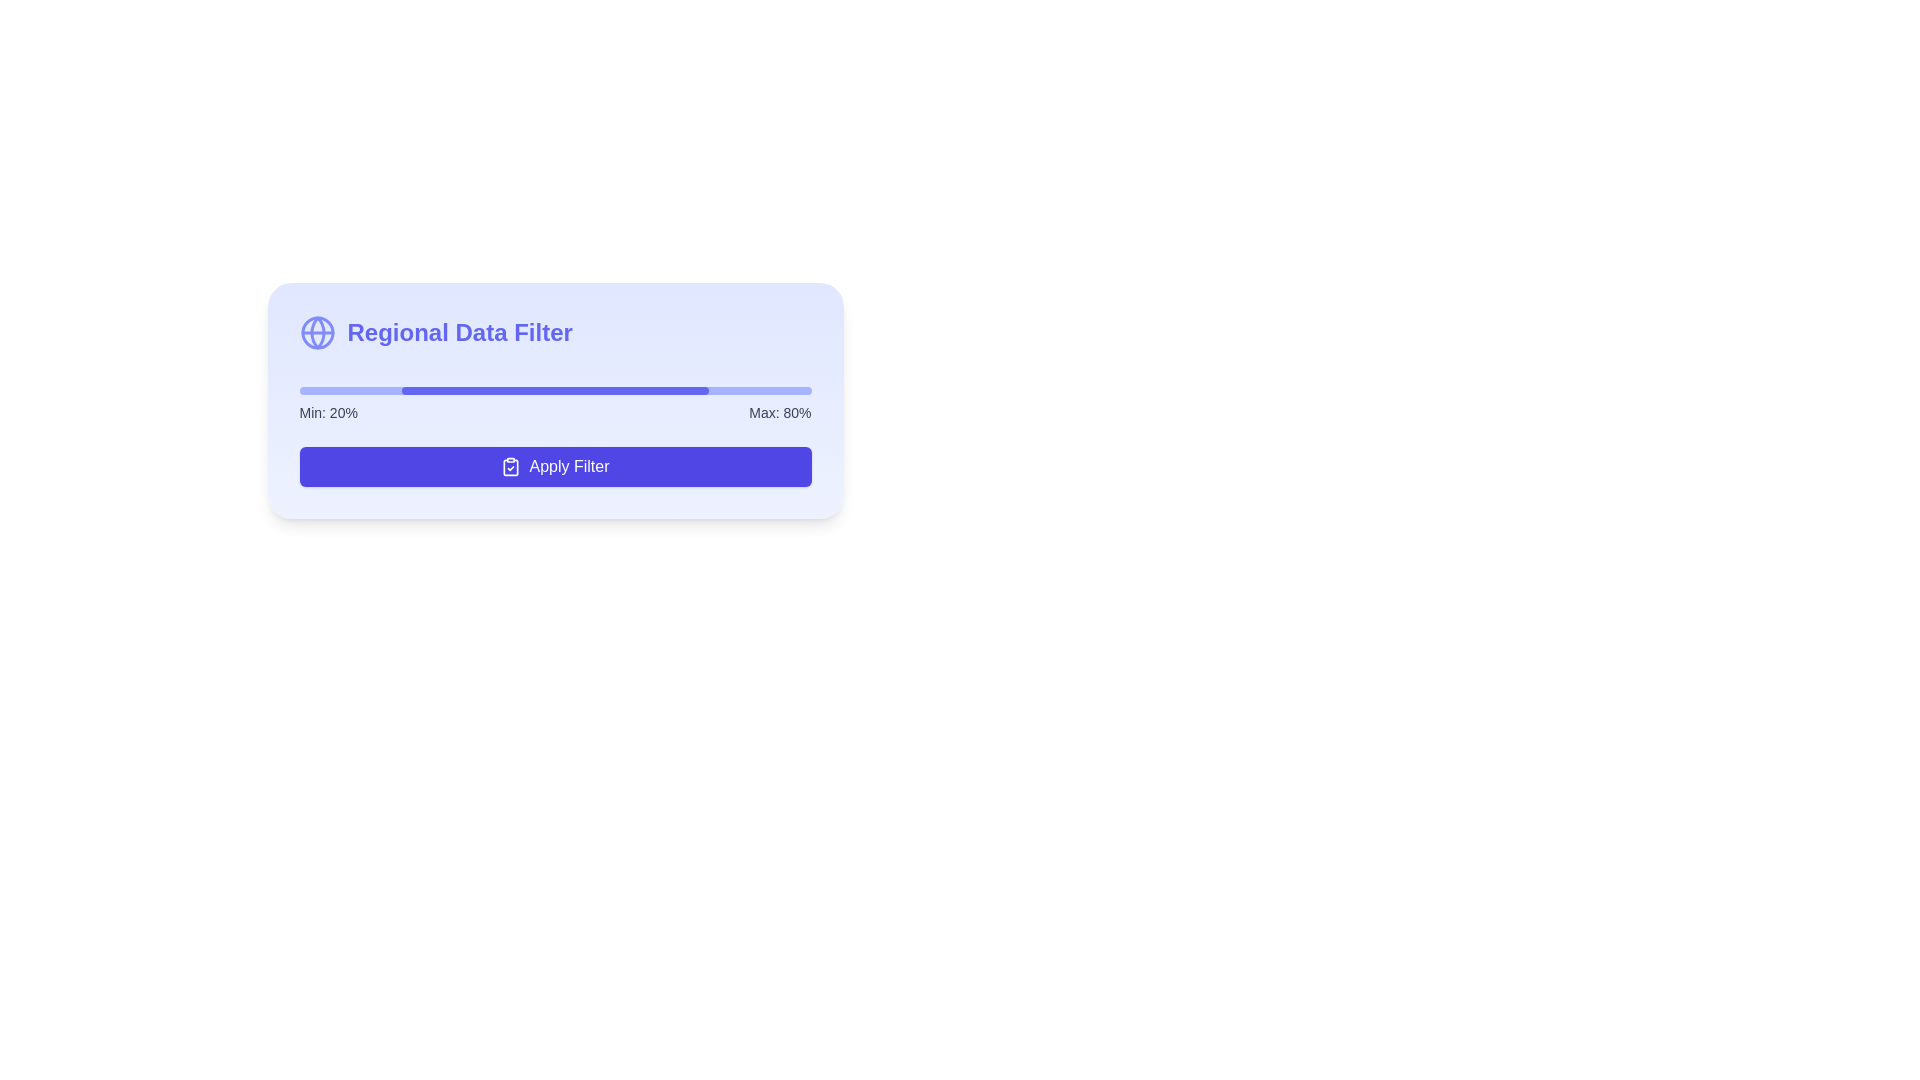  What do you see at coordinates (426, 386) in the screenshot?
I see `the slider` at bounding box center [426, 386].